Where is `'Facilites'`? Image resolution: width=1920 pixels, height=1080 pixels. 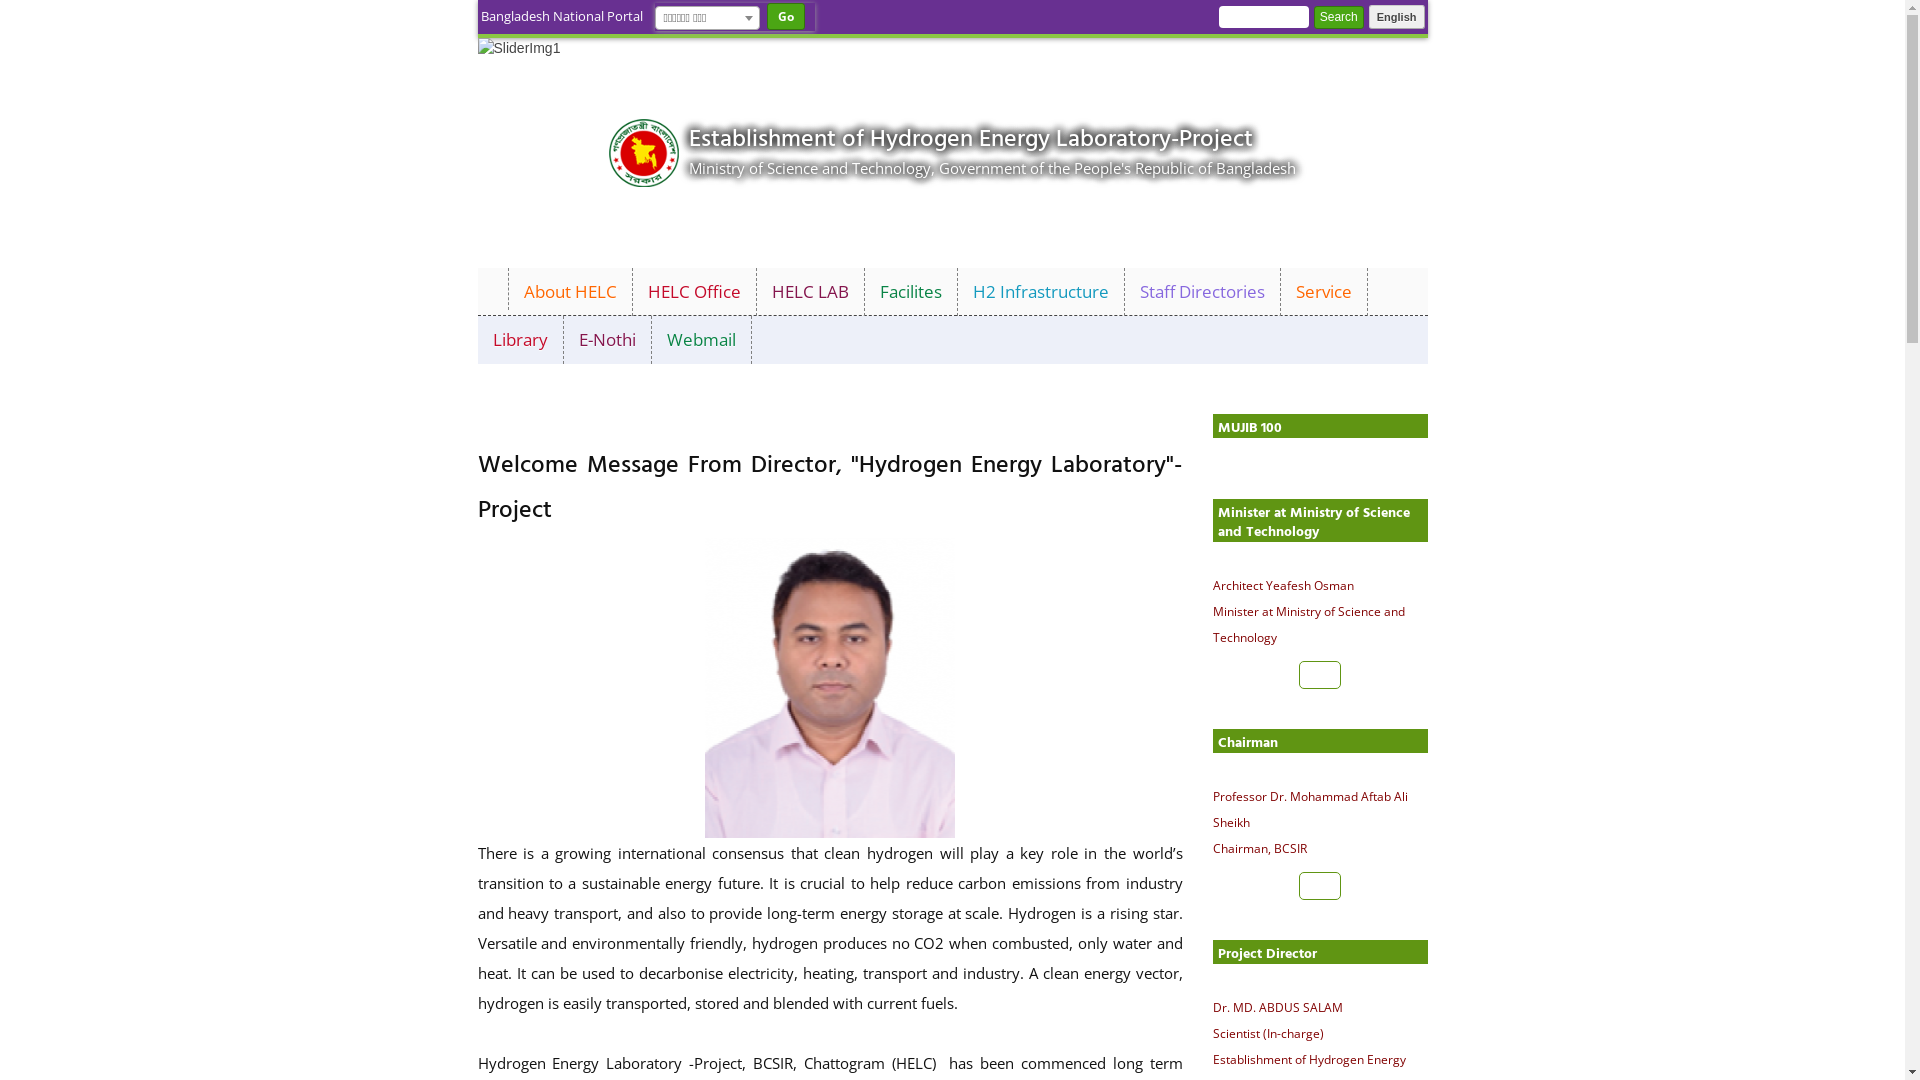 'Facilites' is located at coordinates (909, 292).